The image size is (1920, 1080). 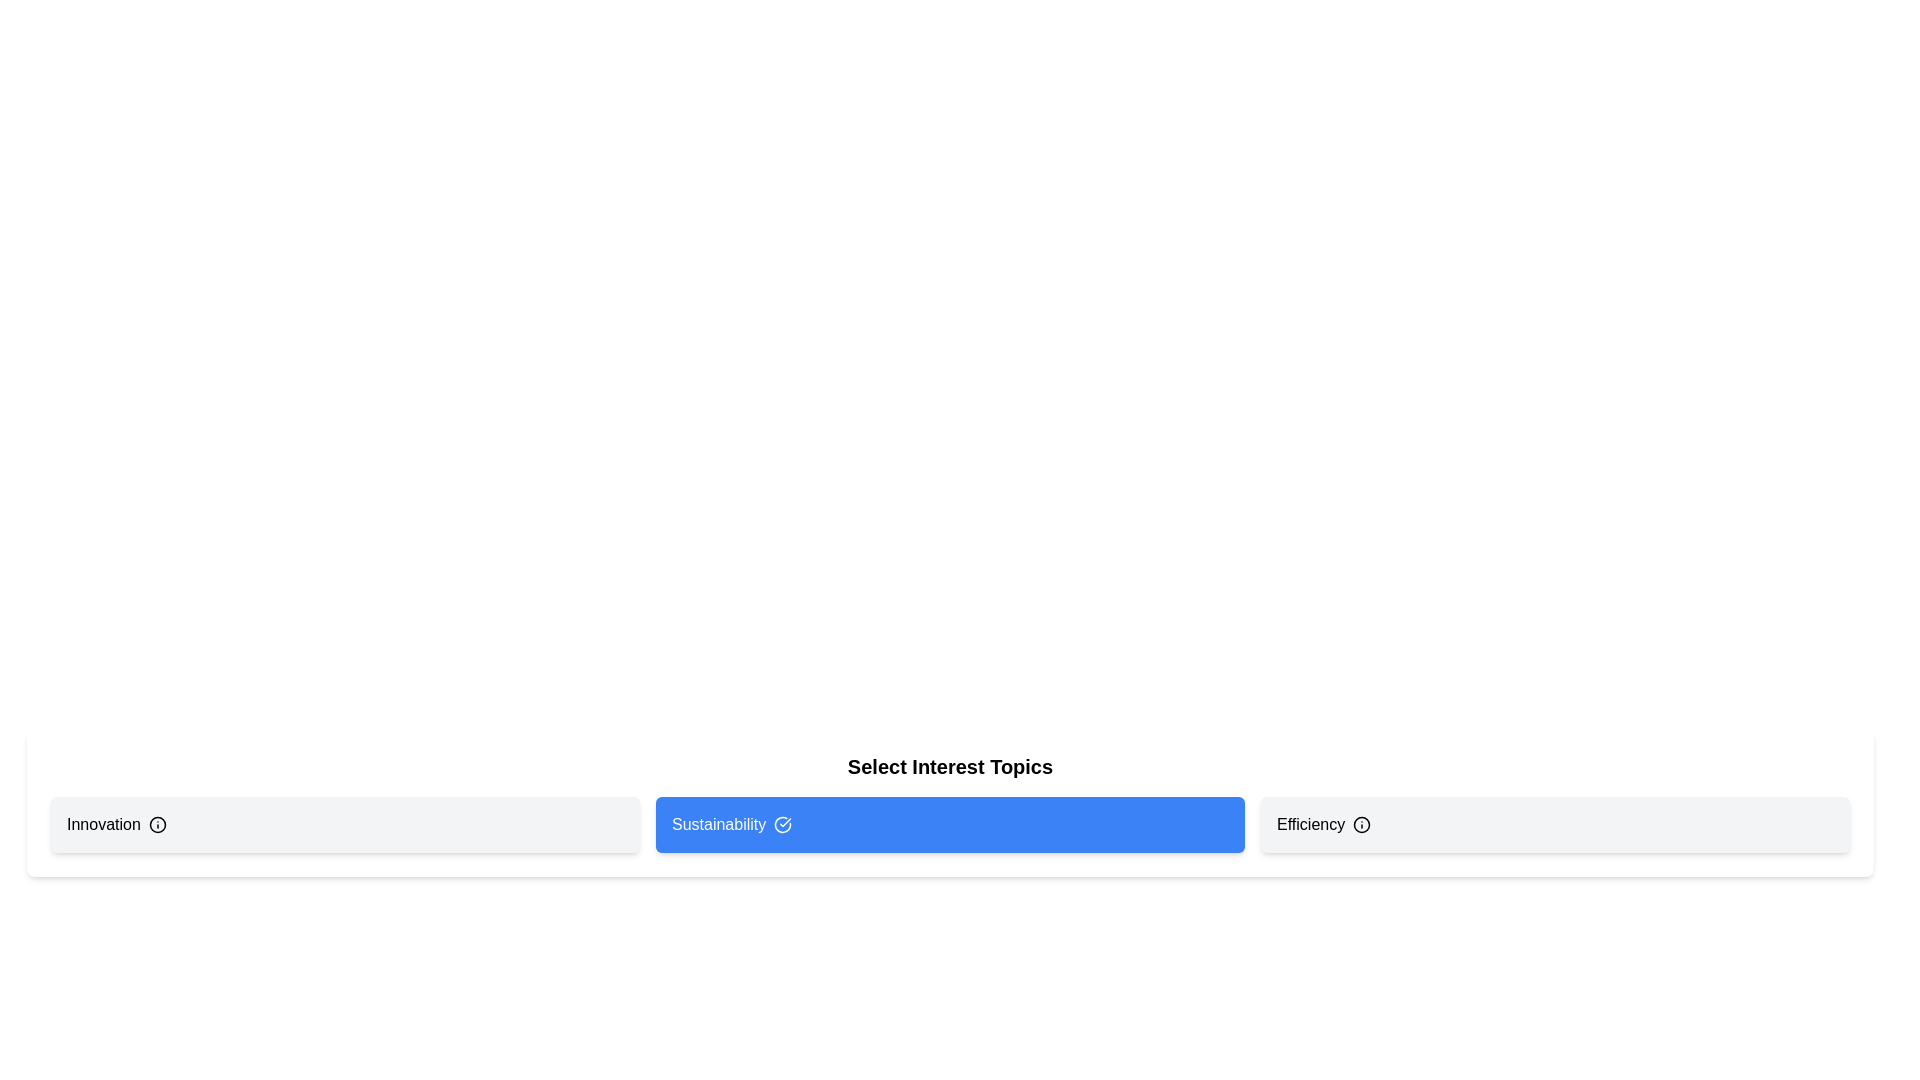 I want to click on the 'Innovation' tag to toggle its selection, so click(x=345, y=825).